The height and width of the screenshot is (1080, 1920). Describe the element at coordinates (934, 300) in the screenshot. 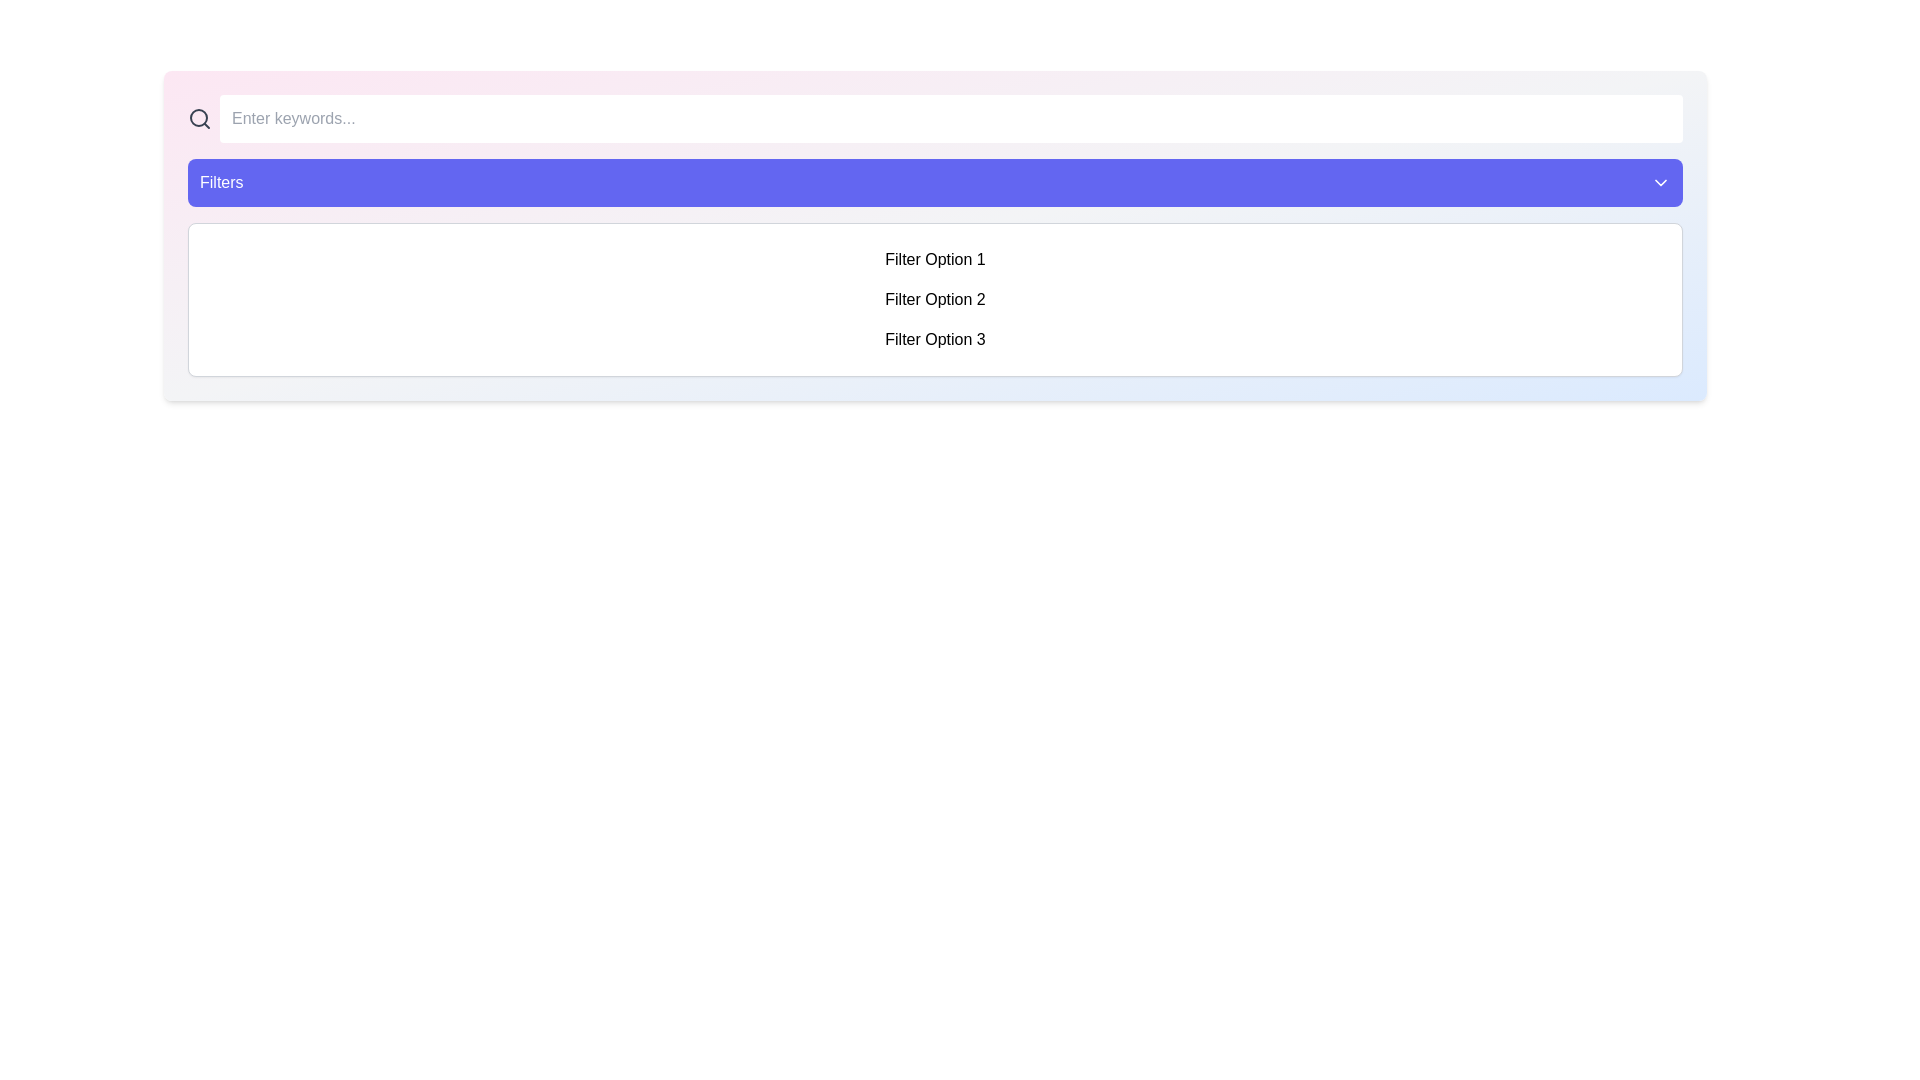

I see `the second text item in the 'Filters' section to trigger visual feedback` at that location.